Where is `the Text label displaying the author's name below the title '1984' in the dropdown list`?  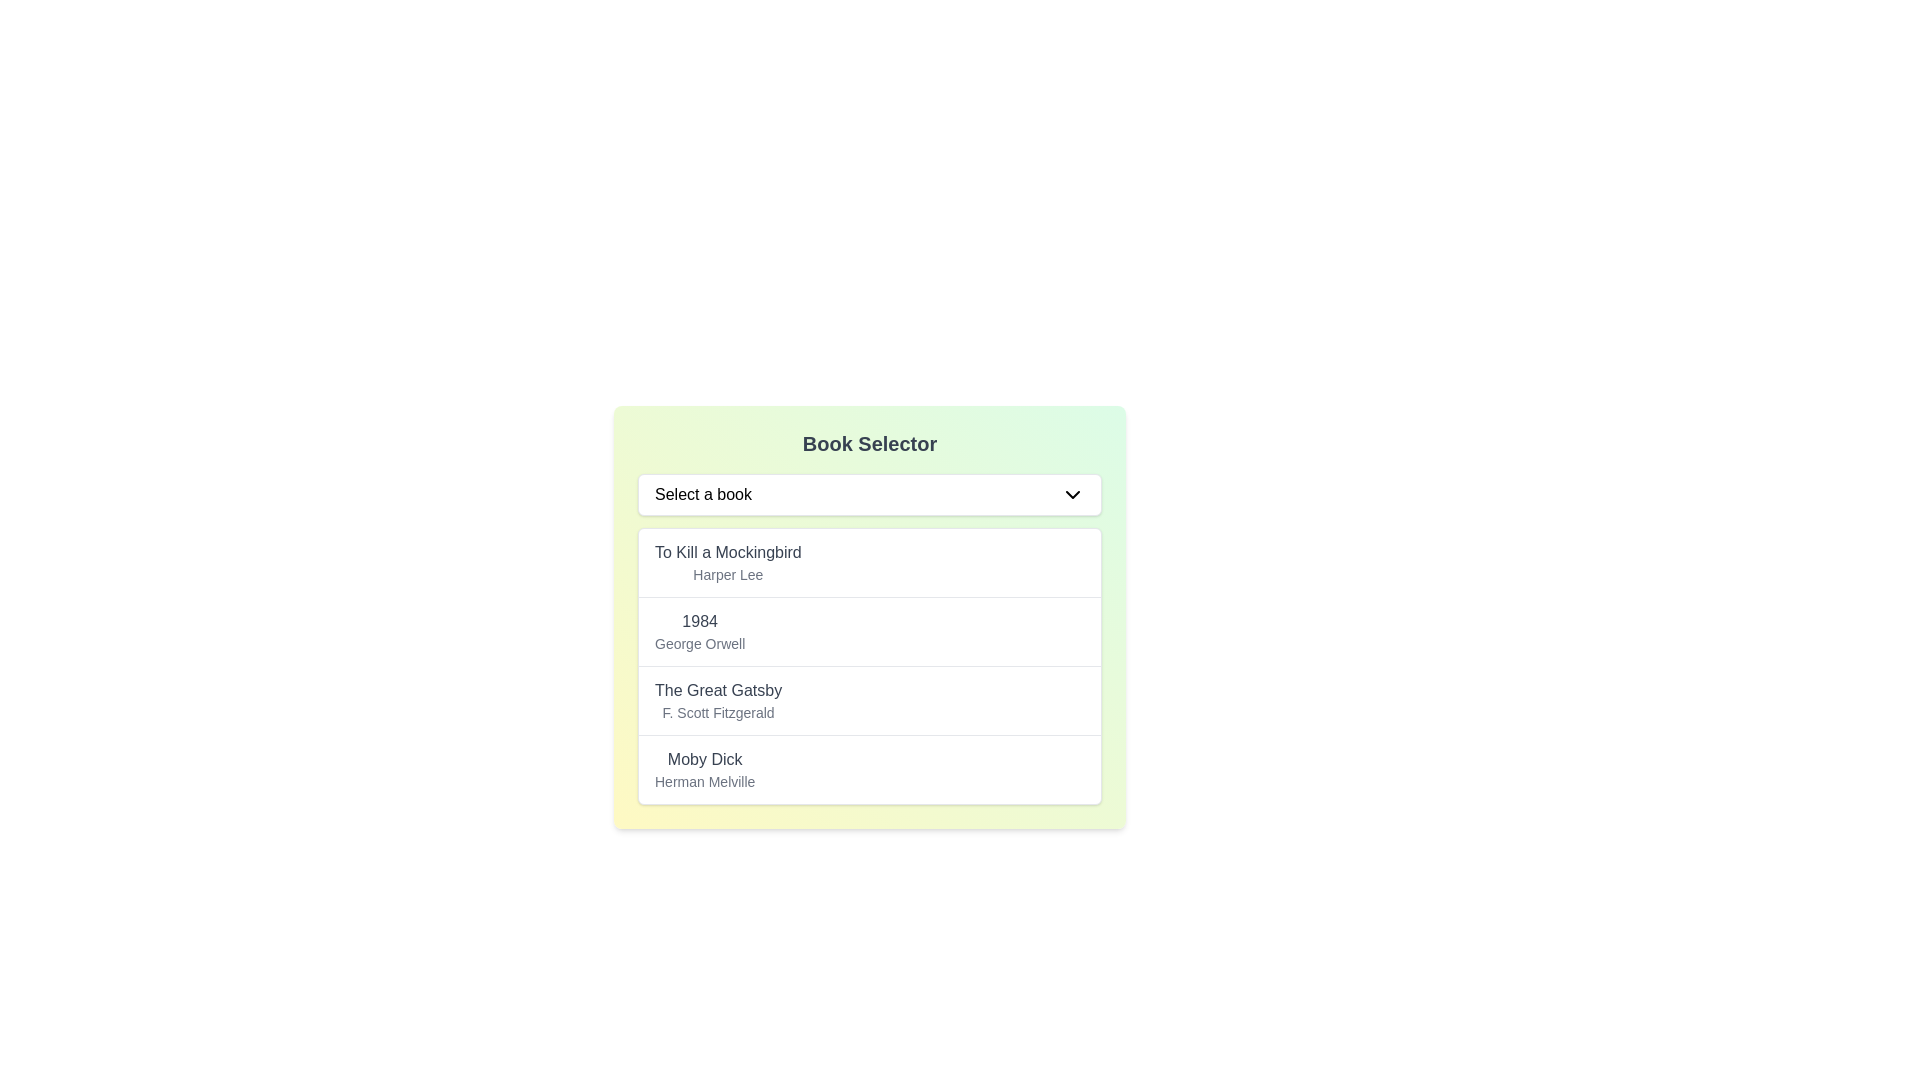
the Text label displaying the author's name below the title '1984' in the dropdown list is located at coordinates (700, 644).